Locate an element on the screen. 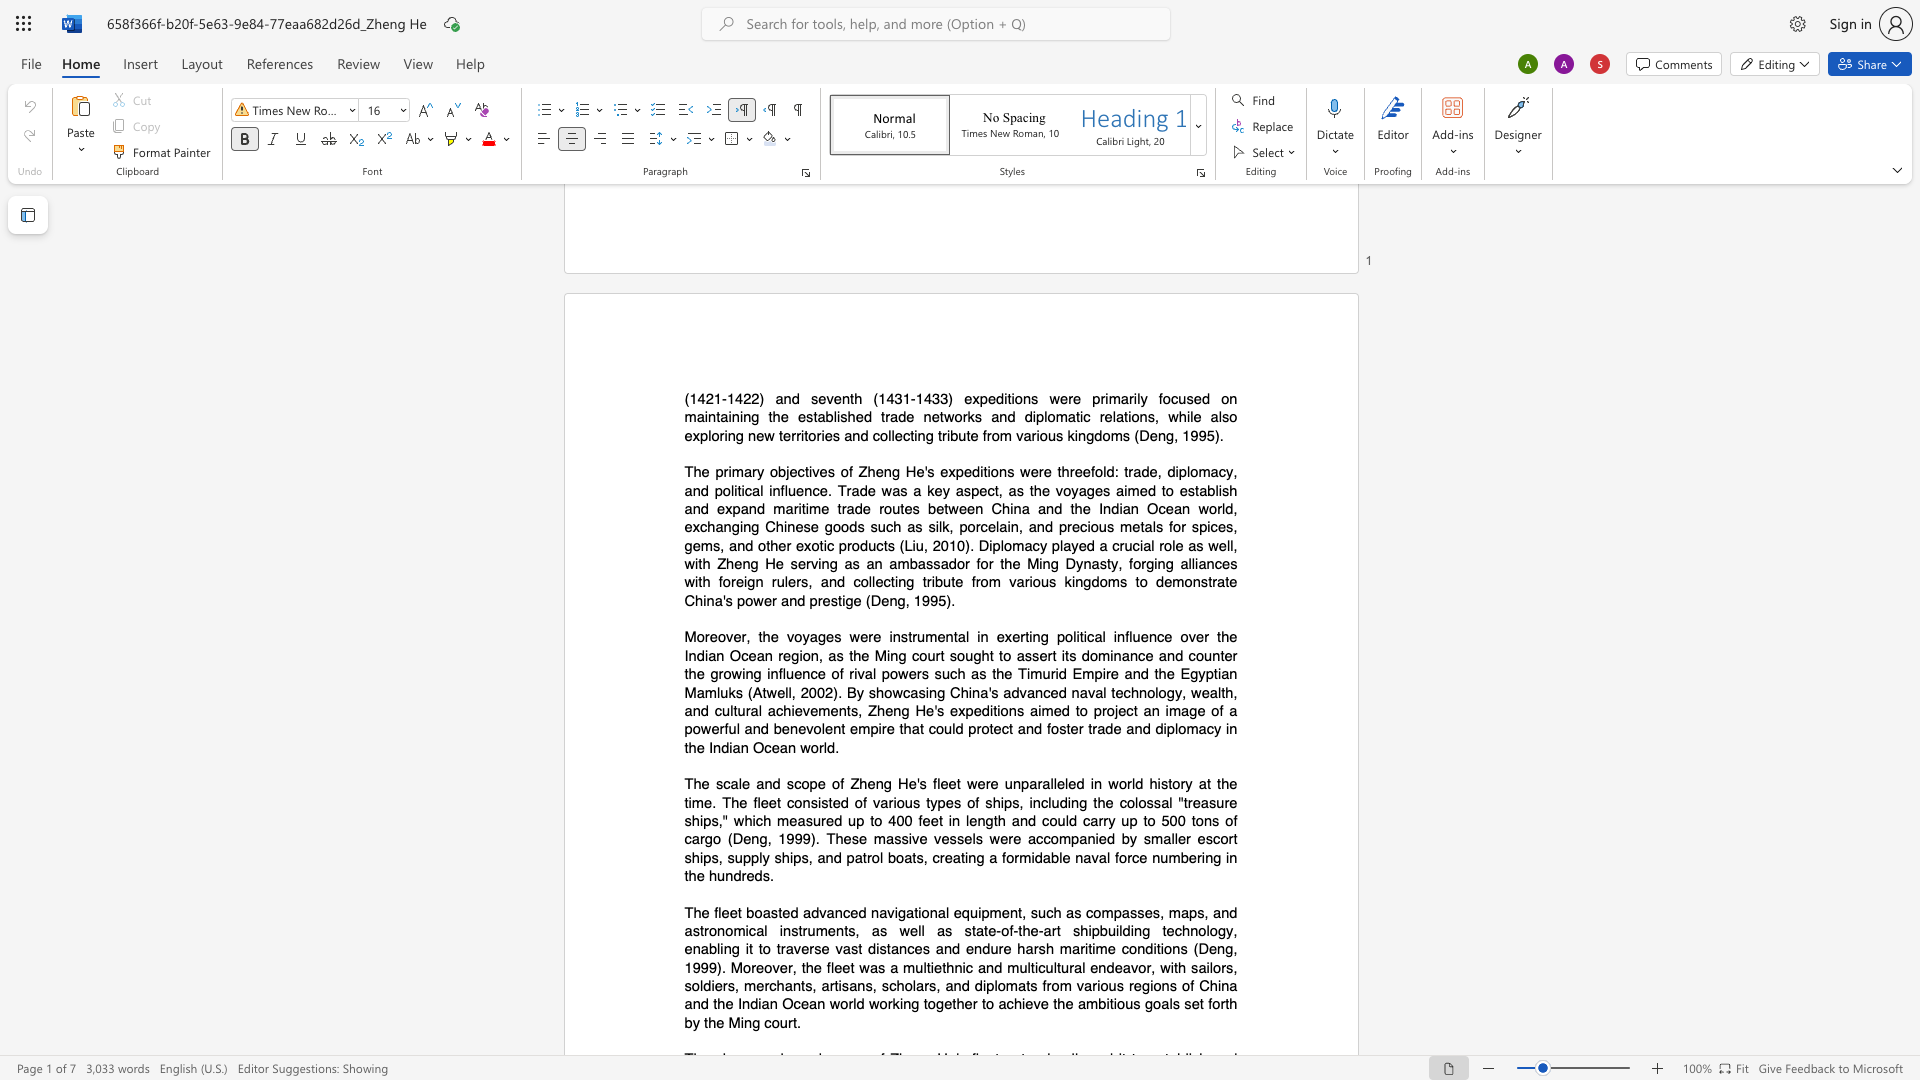  the subset text "ng" within the text "showcasing" is located at coordinates (928, 691).